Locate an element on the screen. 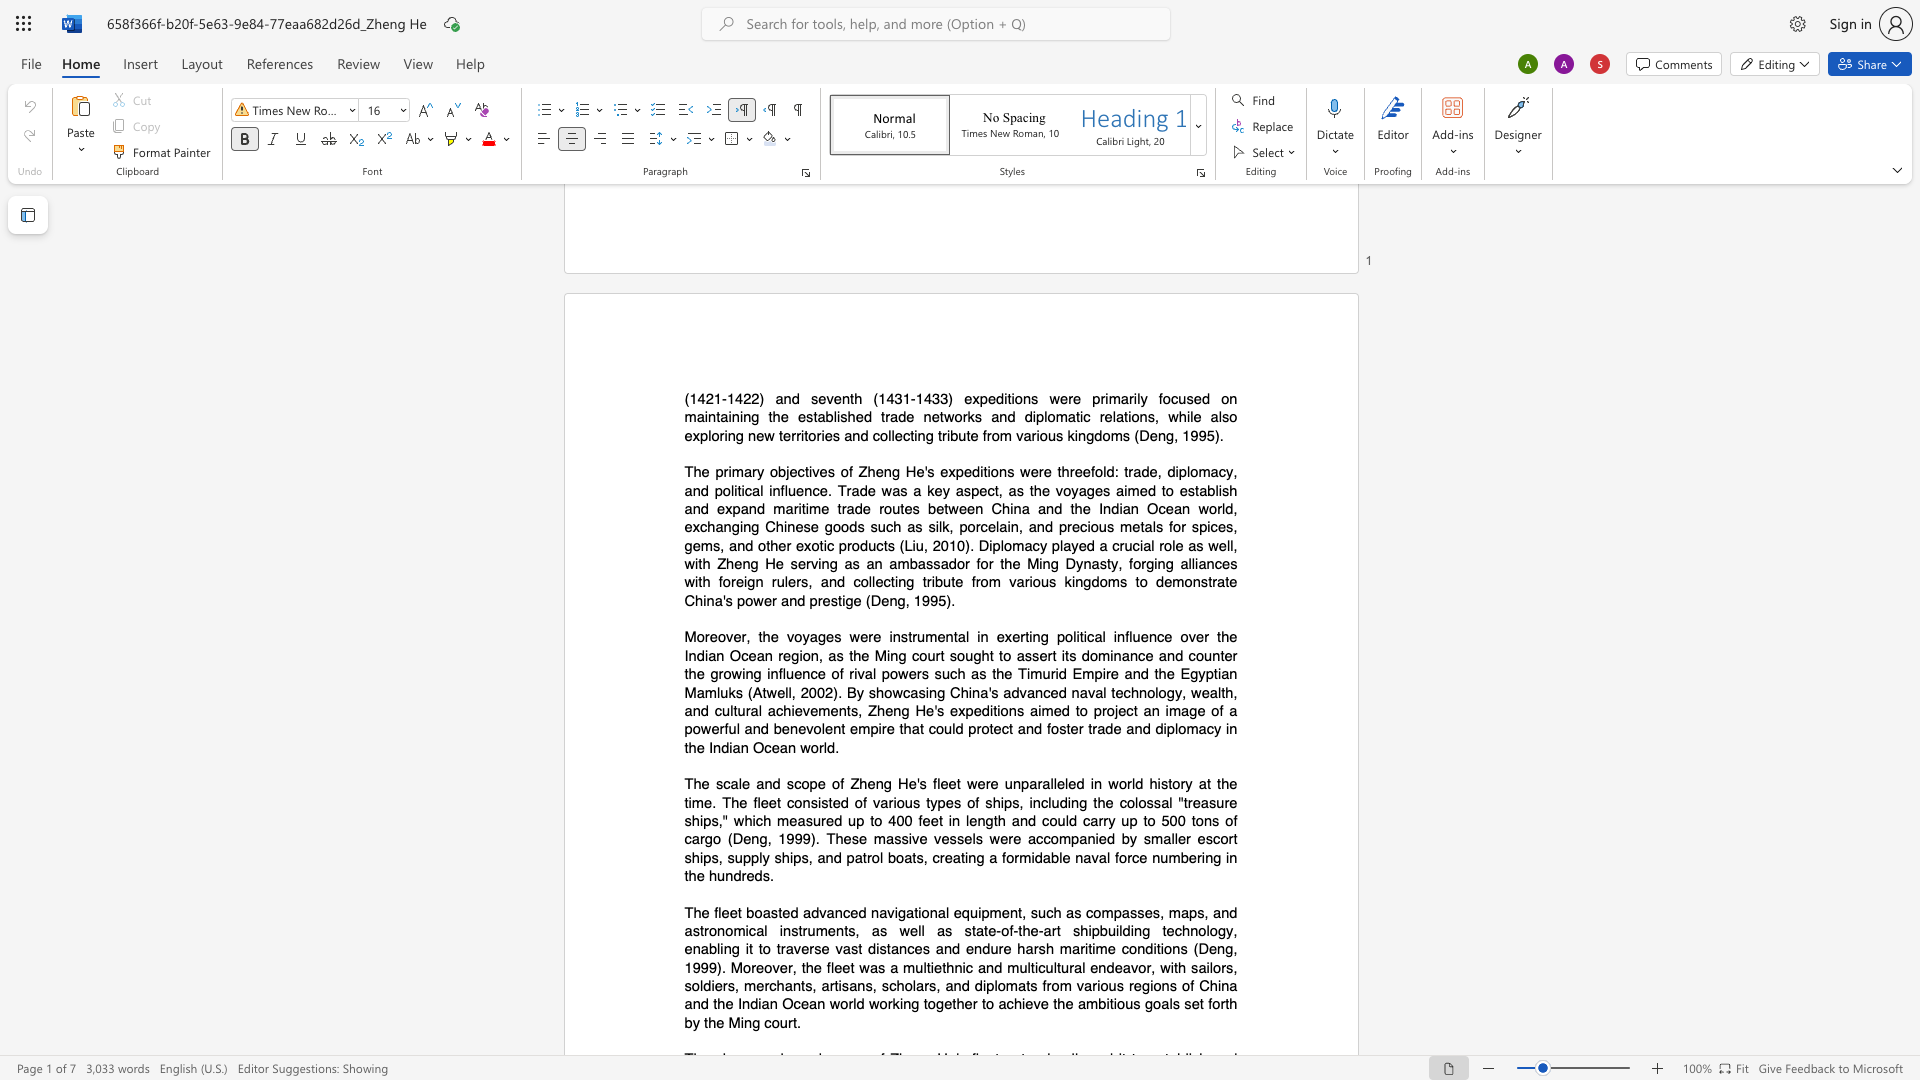  the subset text "ng" within the text "showcasing" is located at coordinates (928, 691).